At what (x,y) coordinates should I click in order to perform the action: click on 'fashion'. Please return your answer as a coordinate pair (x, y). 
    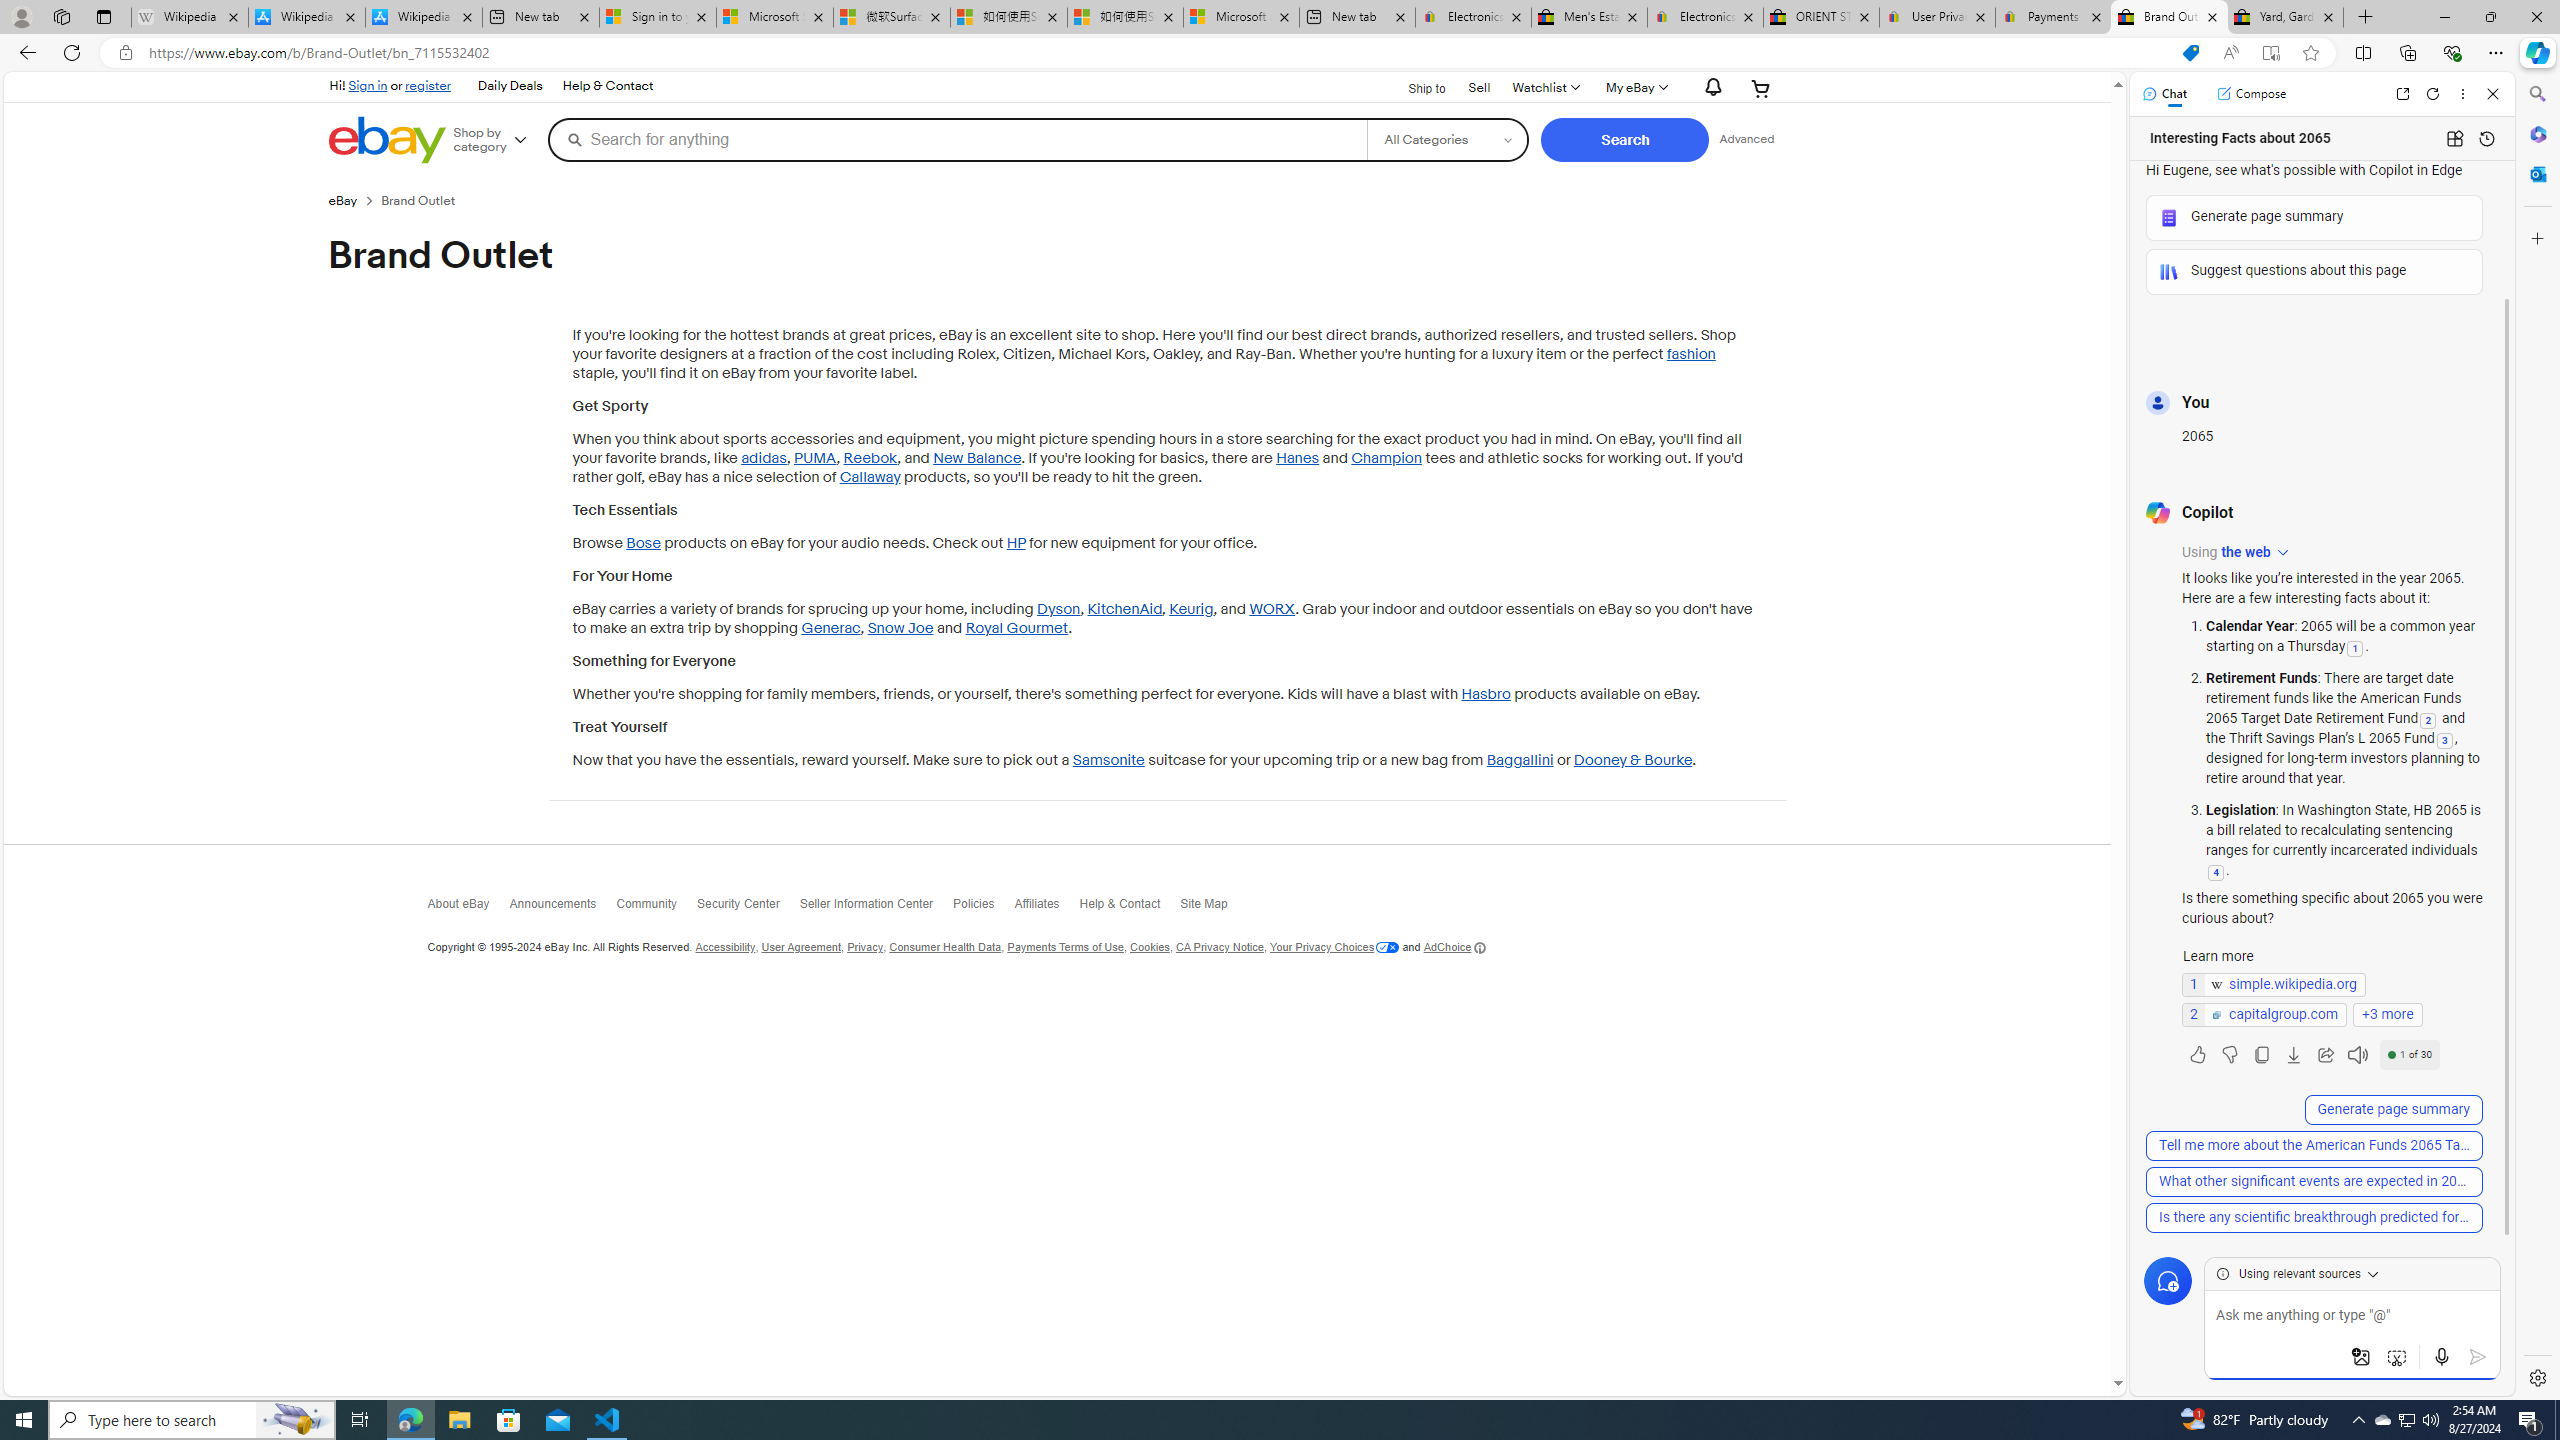
    Looking at the image, I should click on (1689, 353).